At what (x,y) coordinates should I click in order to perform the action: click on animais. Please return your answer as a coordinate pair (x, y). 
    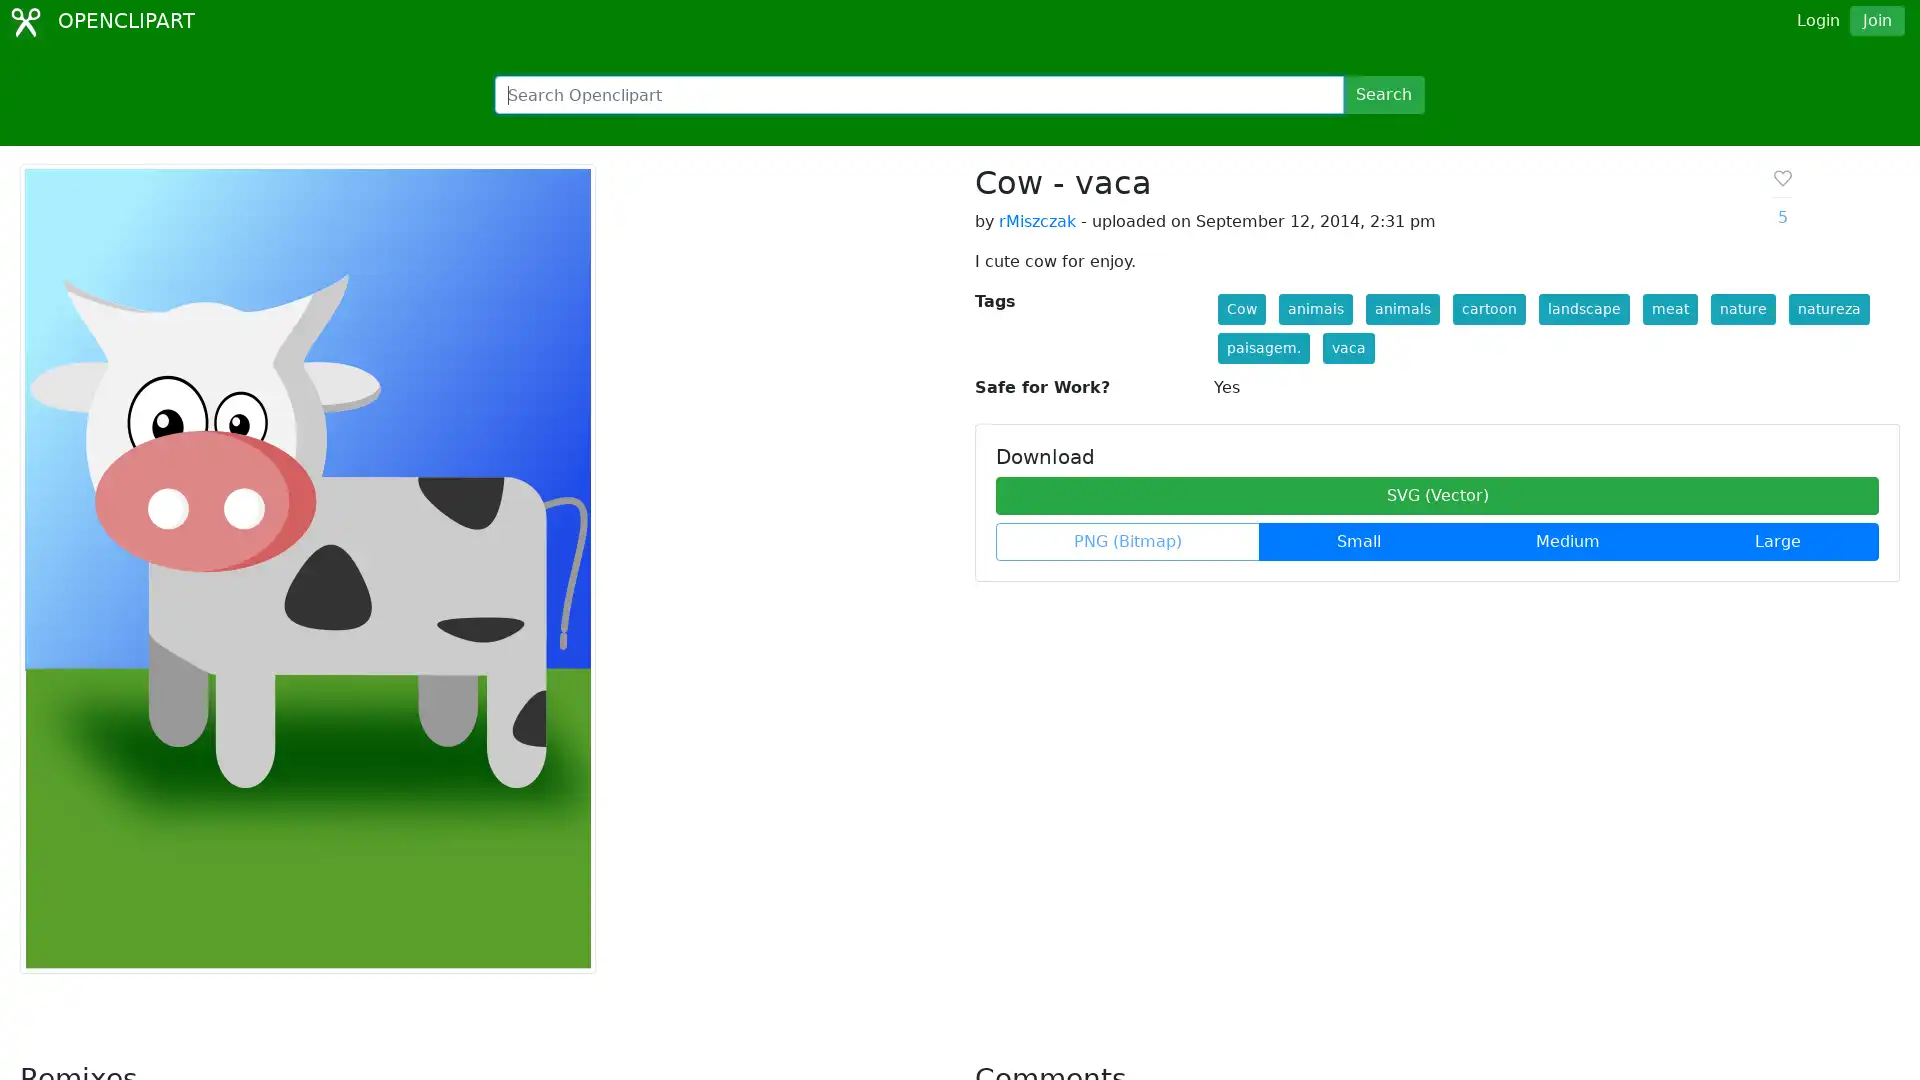
    Looking at the image, I should click on (1315, 309).